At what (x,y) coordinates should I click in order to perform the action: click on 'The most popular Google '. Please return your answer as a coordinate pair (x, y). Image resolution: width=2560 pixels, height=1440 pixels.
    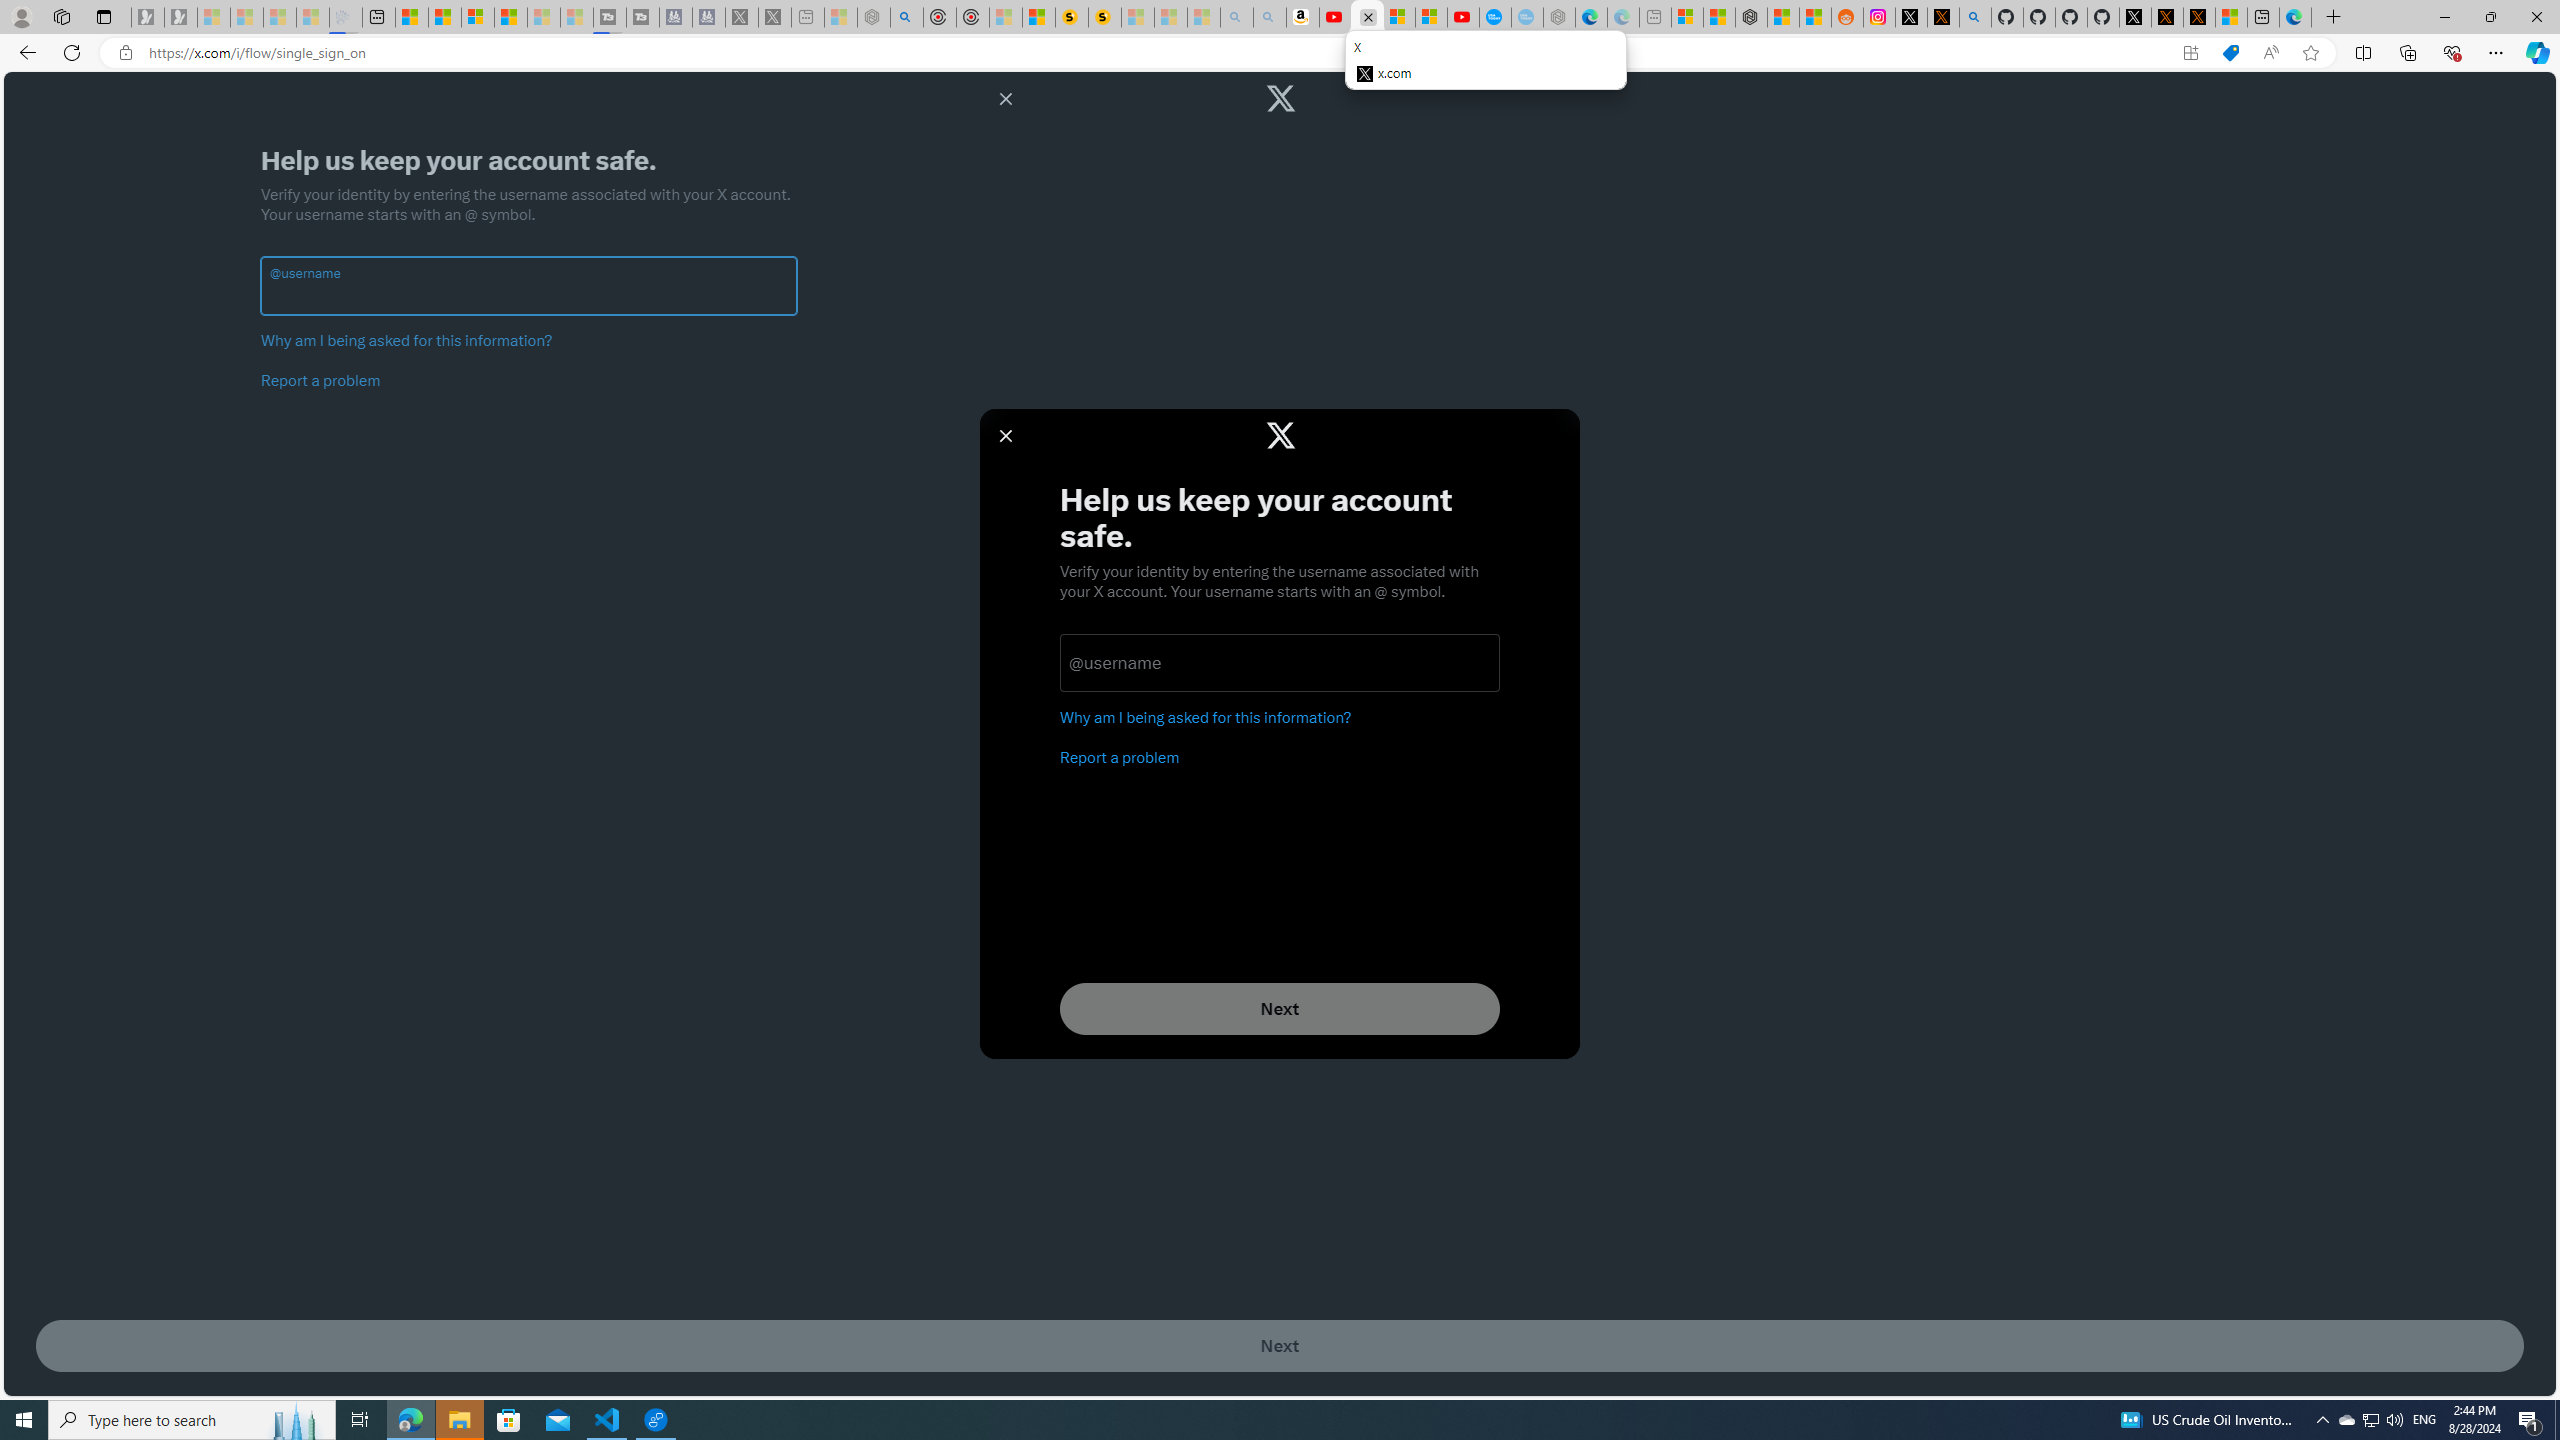
    Looking at the image, I should click on (1526, 16).